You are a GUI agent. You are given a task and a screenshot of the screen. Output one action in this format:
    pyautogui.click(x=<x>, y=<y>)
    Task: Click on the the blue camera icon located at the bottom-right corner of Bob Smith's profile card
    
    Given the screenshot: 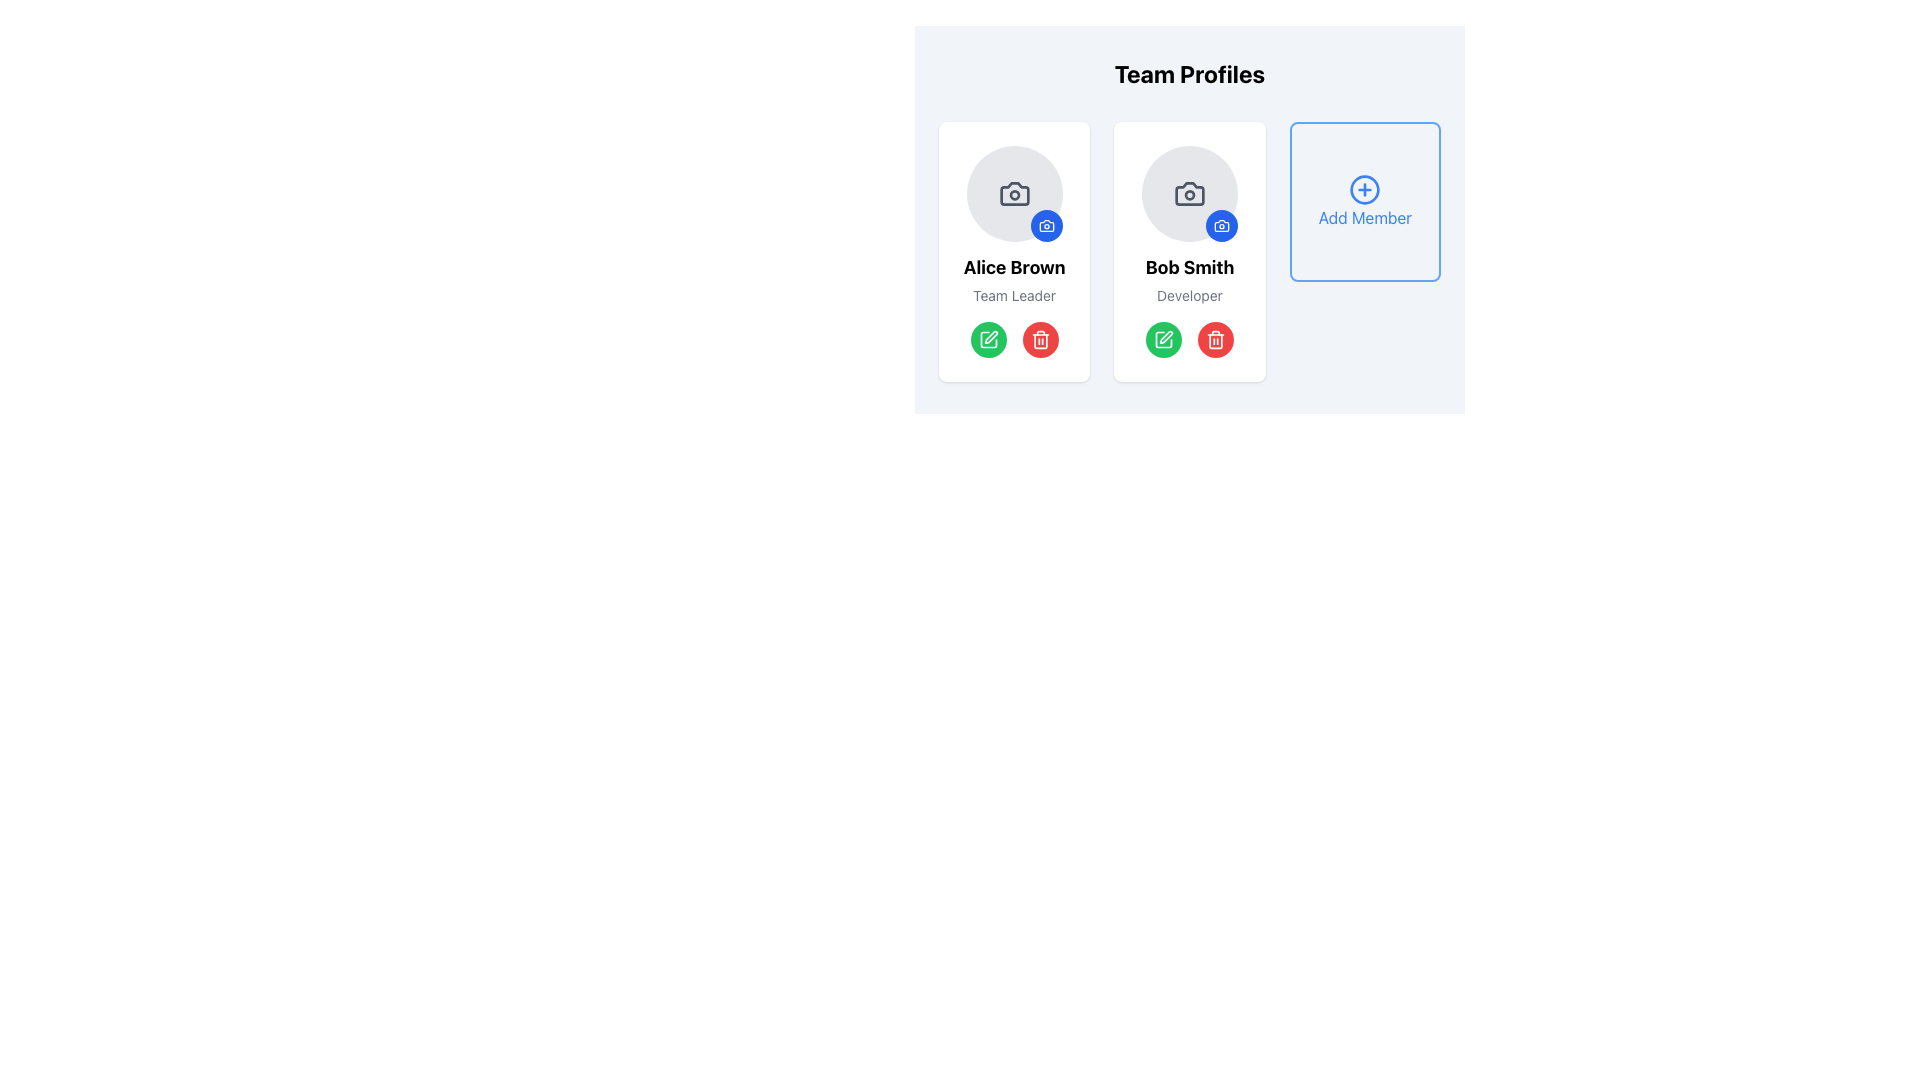 What is the action you would take?
    pyautogui.click(x=1220, y=225)
    